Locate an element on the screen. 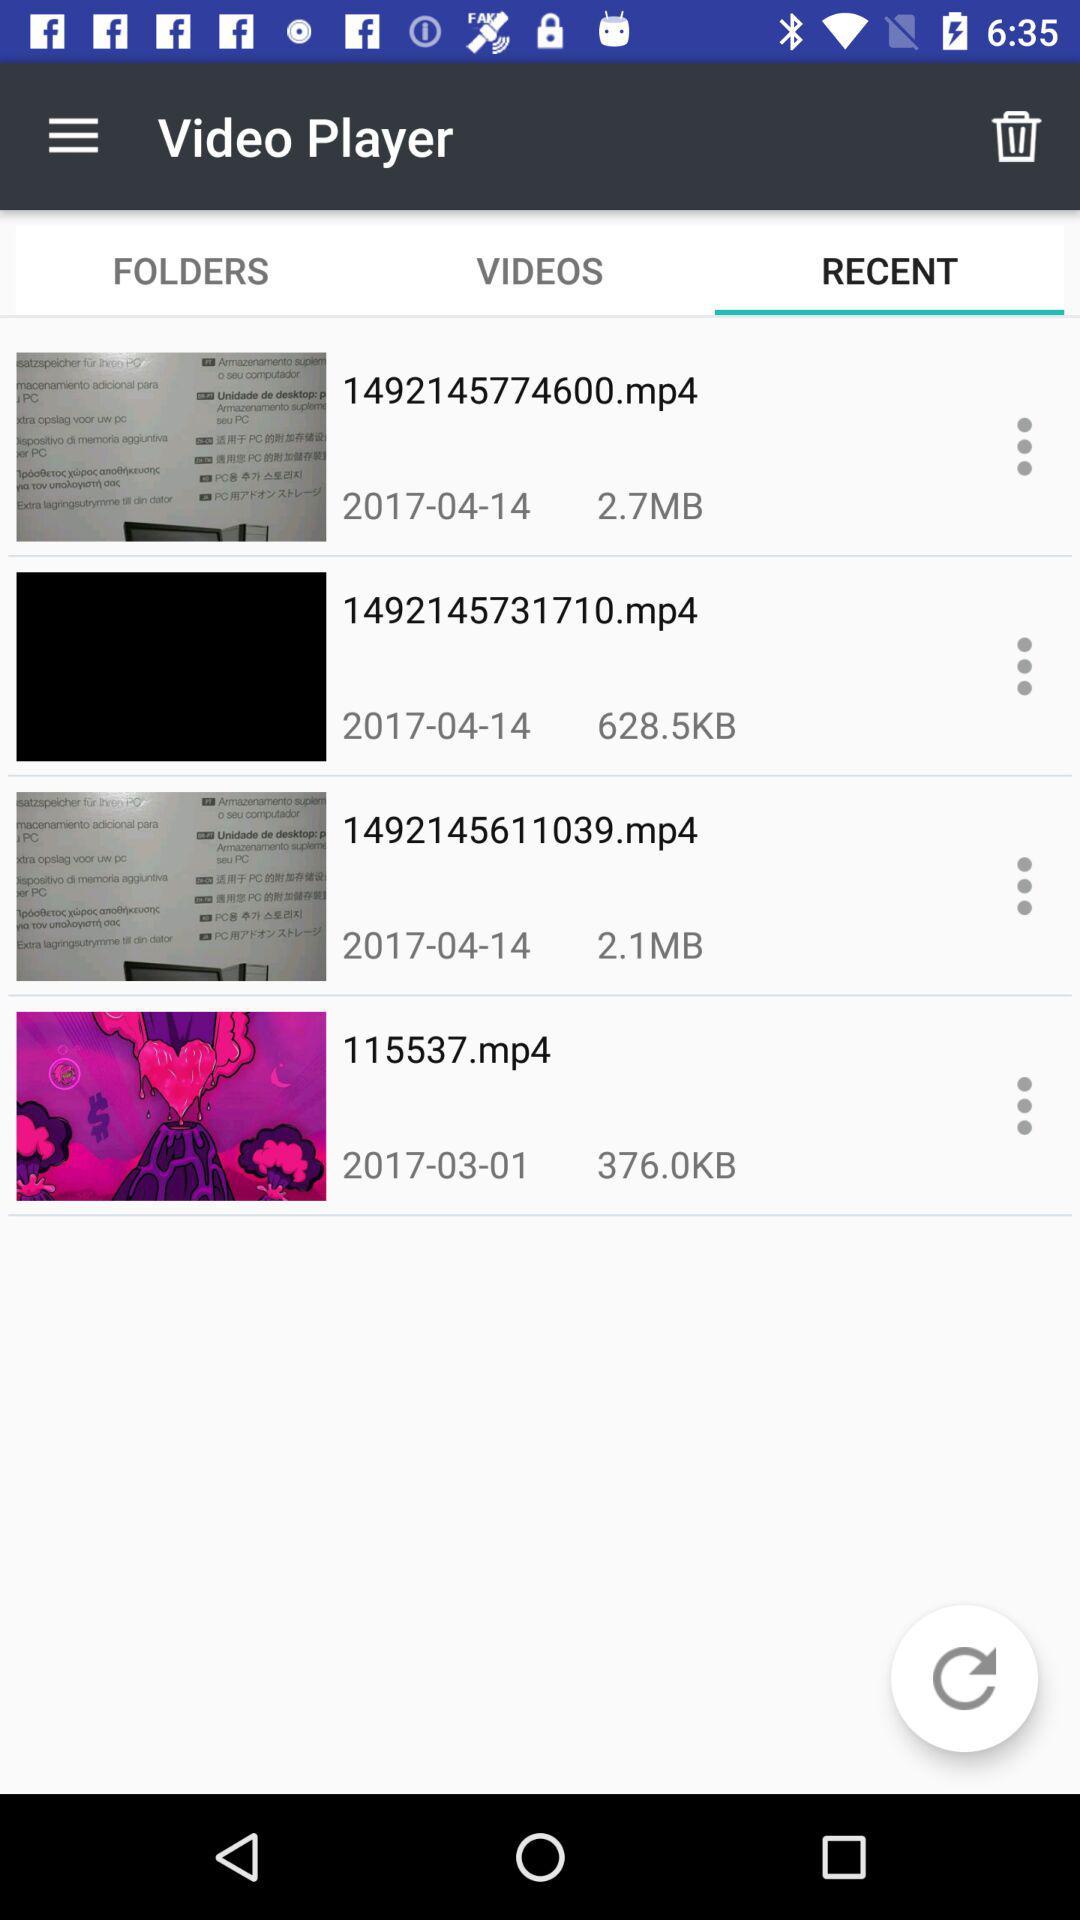 The width and height of the screenshot is (1080, 1920). item above the folders item is located at coordinates (72, 135).